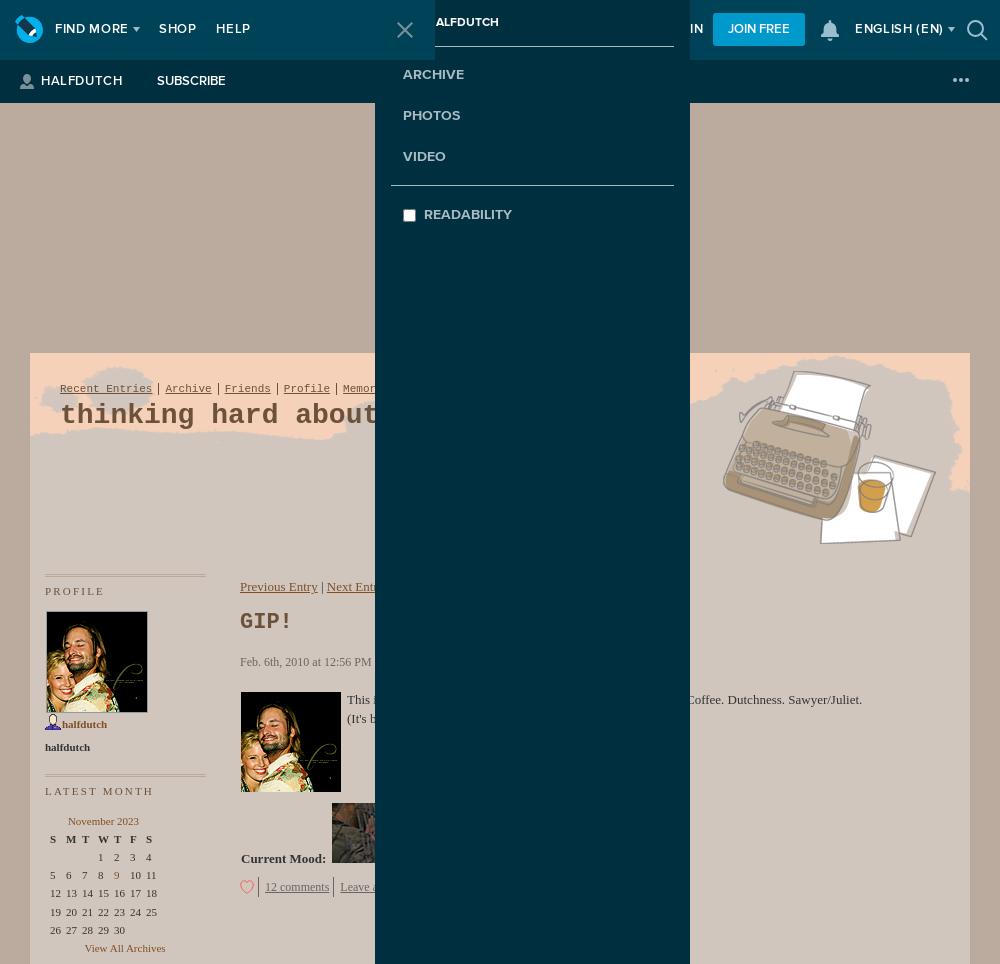 The height and width of the screenshot is (964, 1000). Describe the element at coordinates (50, 875) in the screenshot. I see `'5'` at that location.